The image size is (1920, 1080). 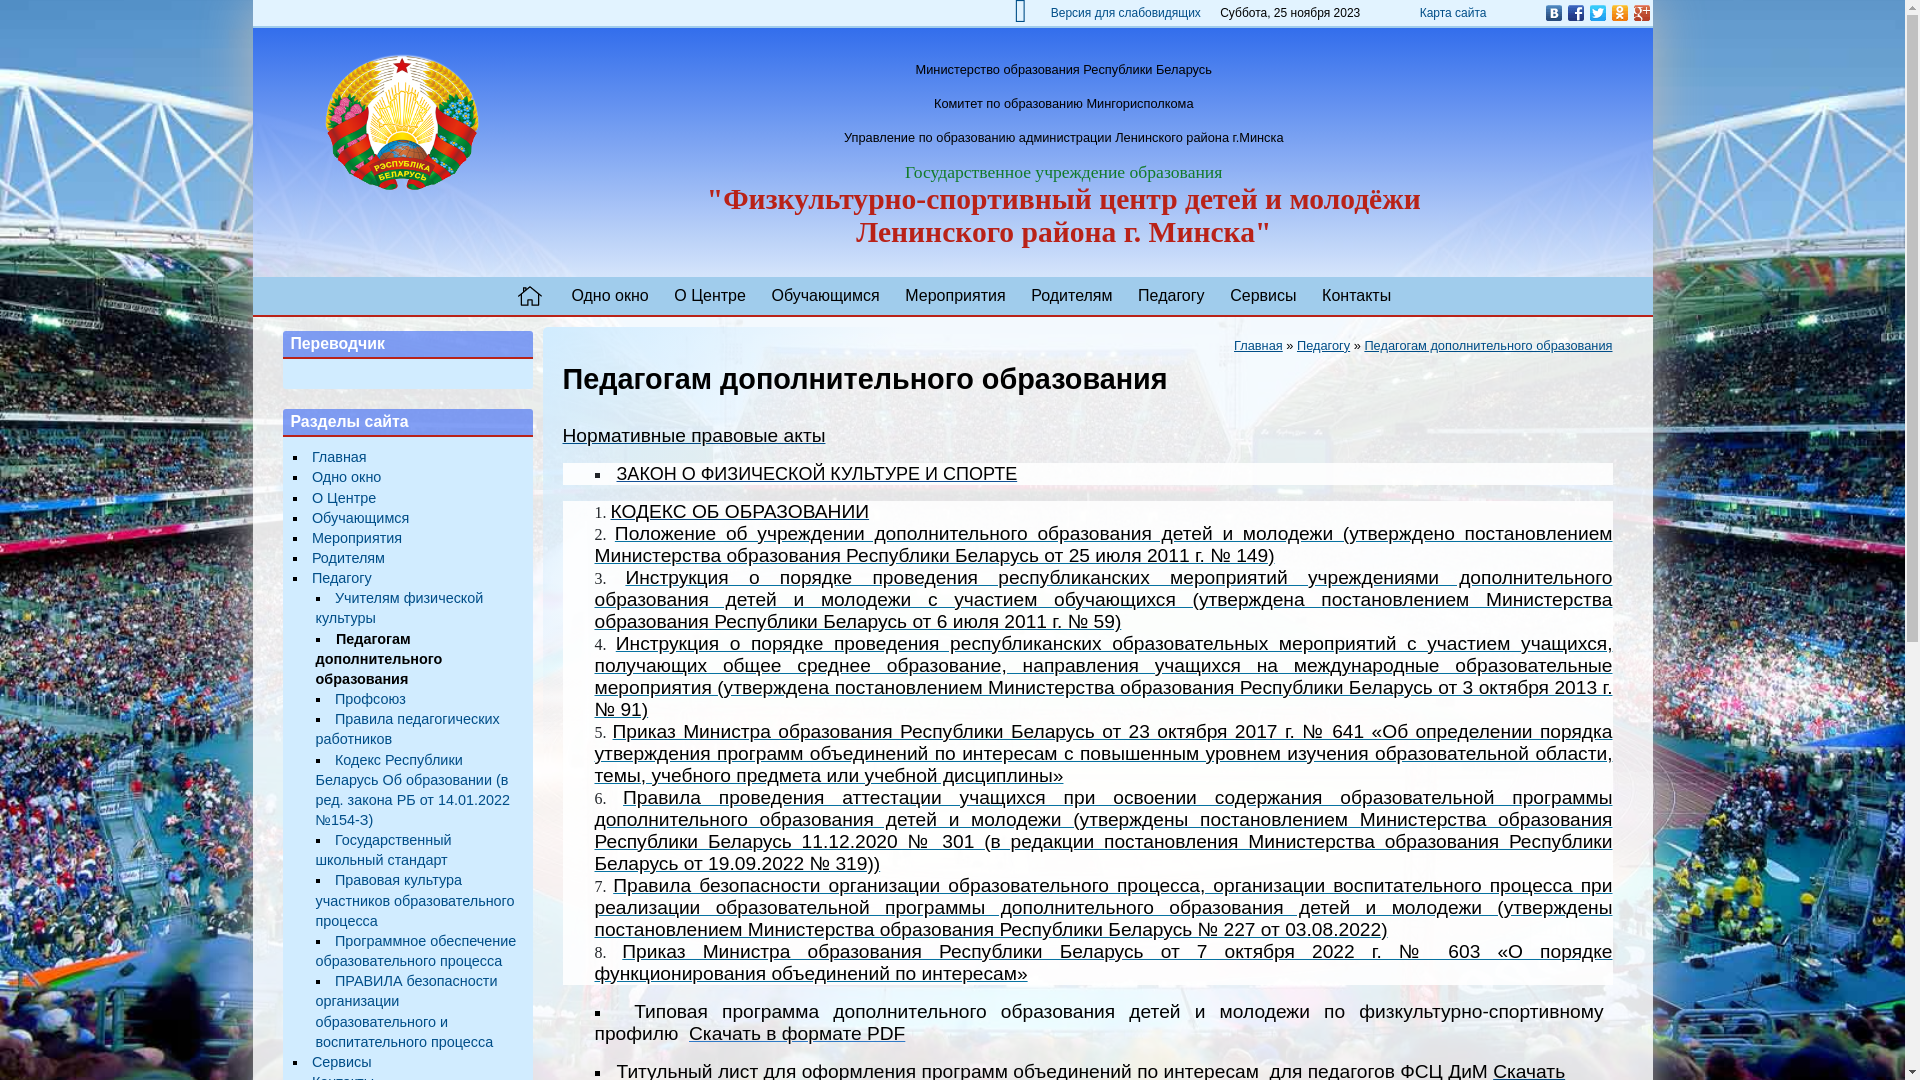 I want to click on 'Facebook', so click(x=1573, y=12).